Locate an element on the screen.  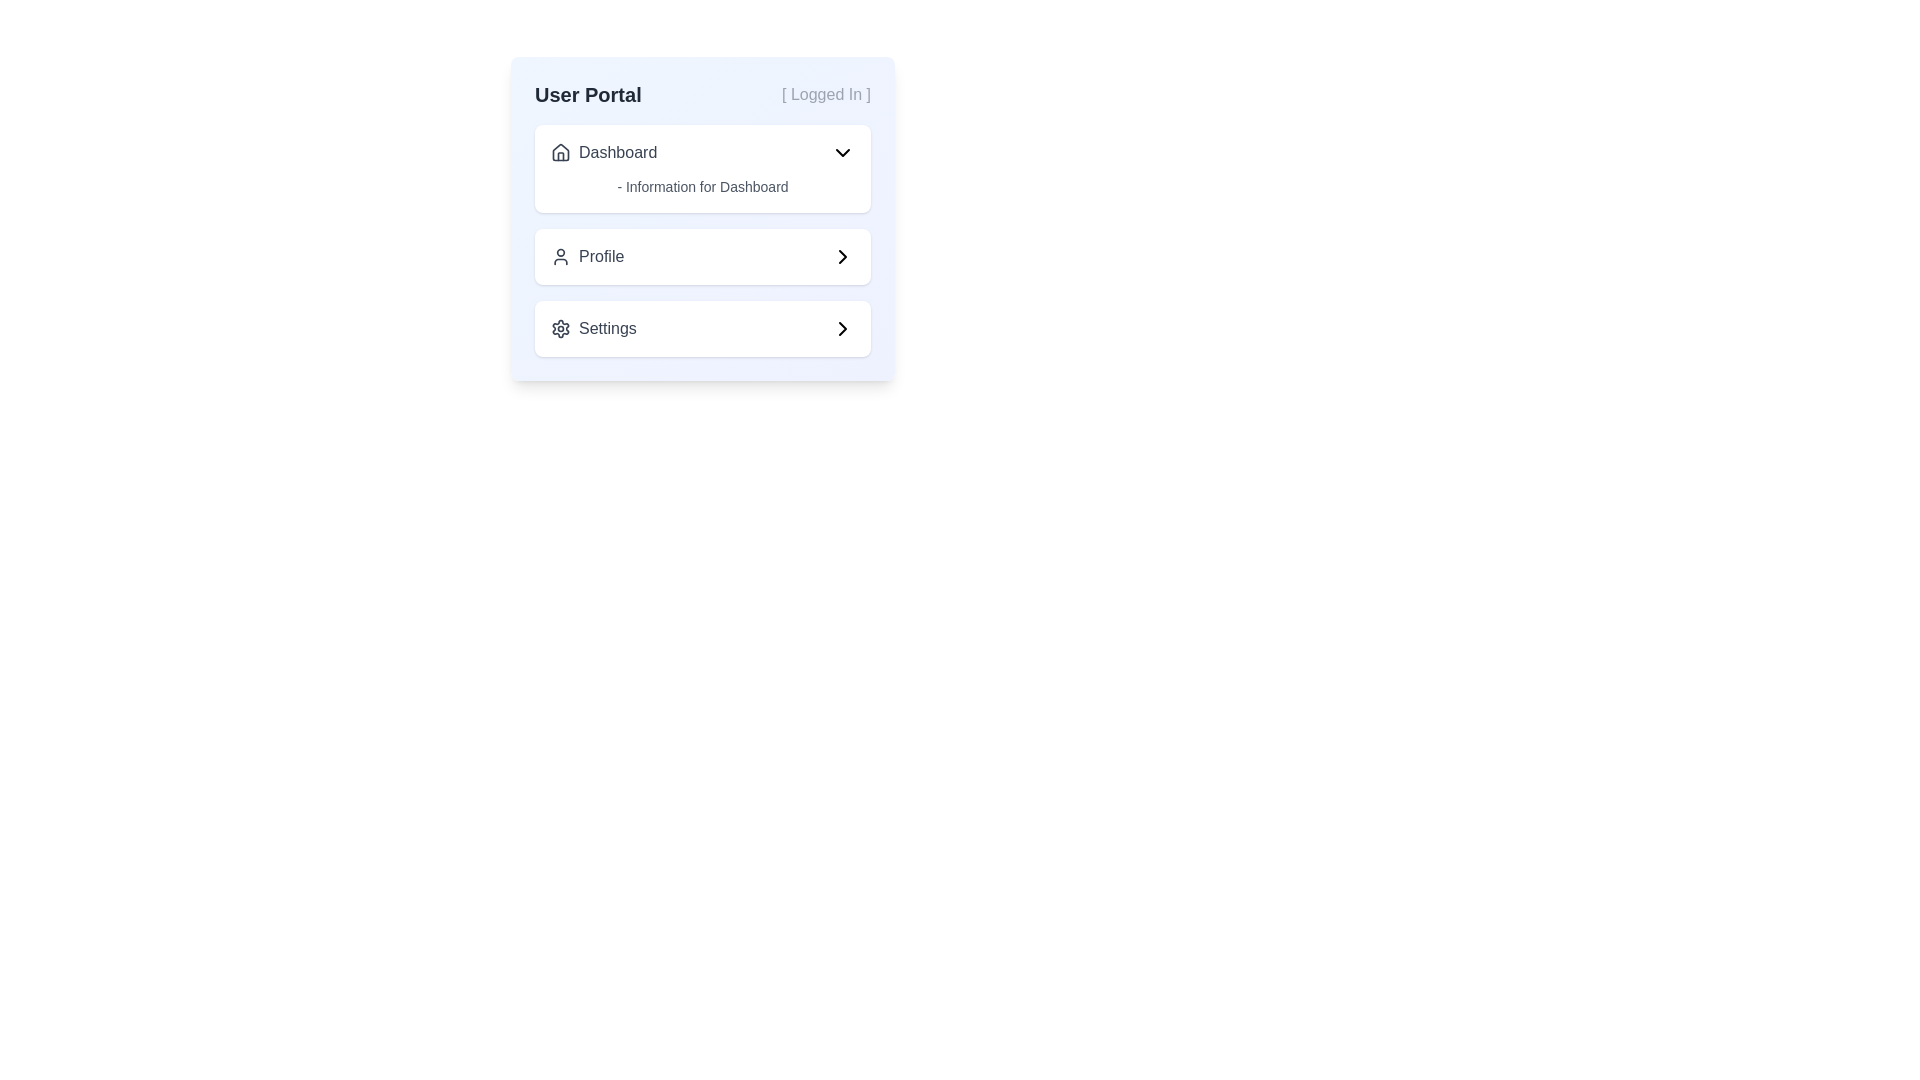
the static text element displaying 'User Portal' in bold, large dark gray font, located to the left of '[ Logged In ]' is located at coordinates (587, 95).